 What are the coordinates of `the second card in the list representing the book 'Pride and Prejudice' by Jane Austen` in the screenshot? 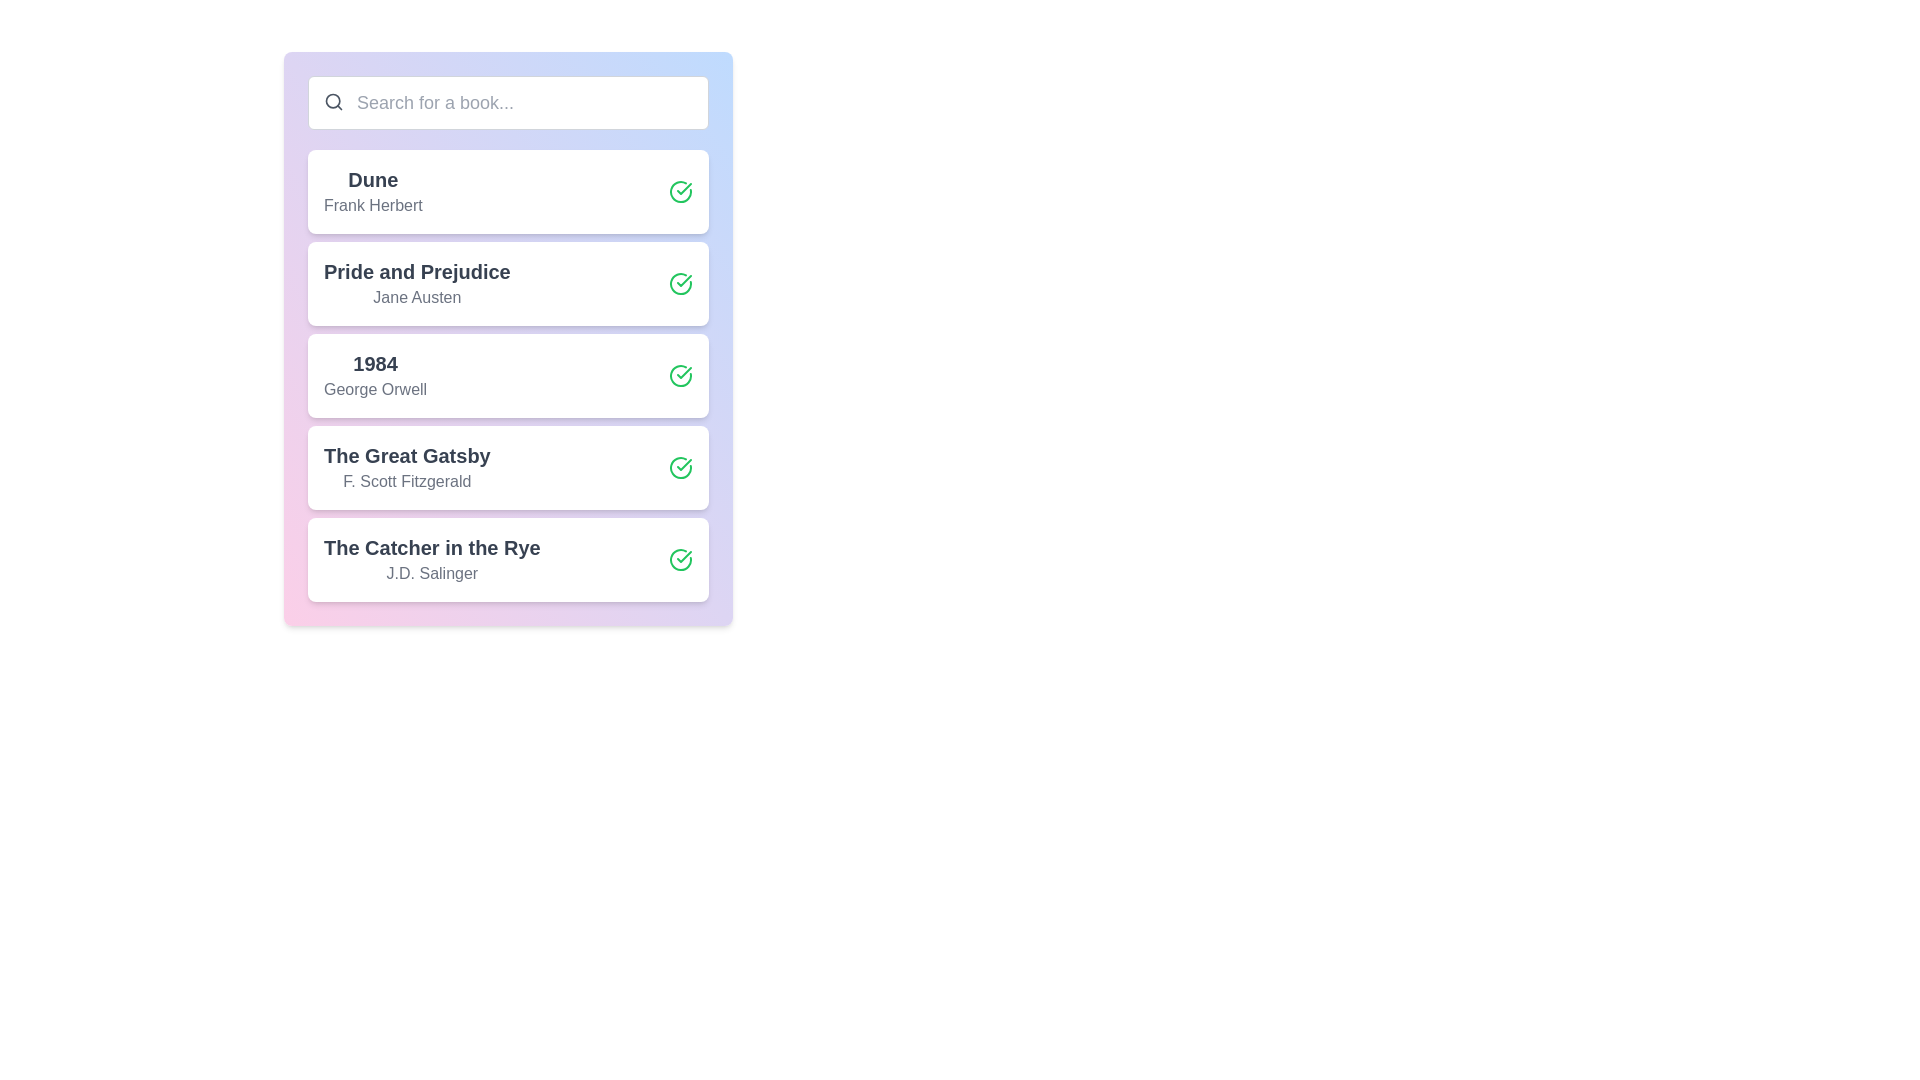 It's located at (508, 284).